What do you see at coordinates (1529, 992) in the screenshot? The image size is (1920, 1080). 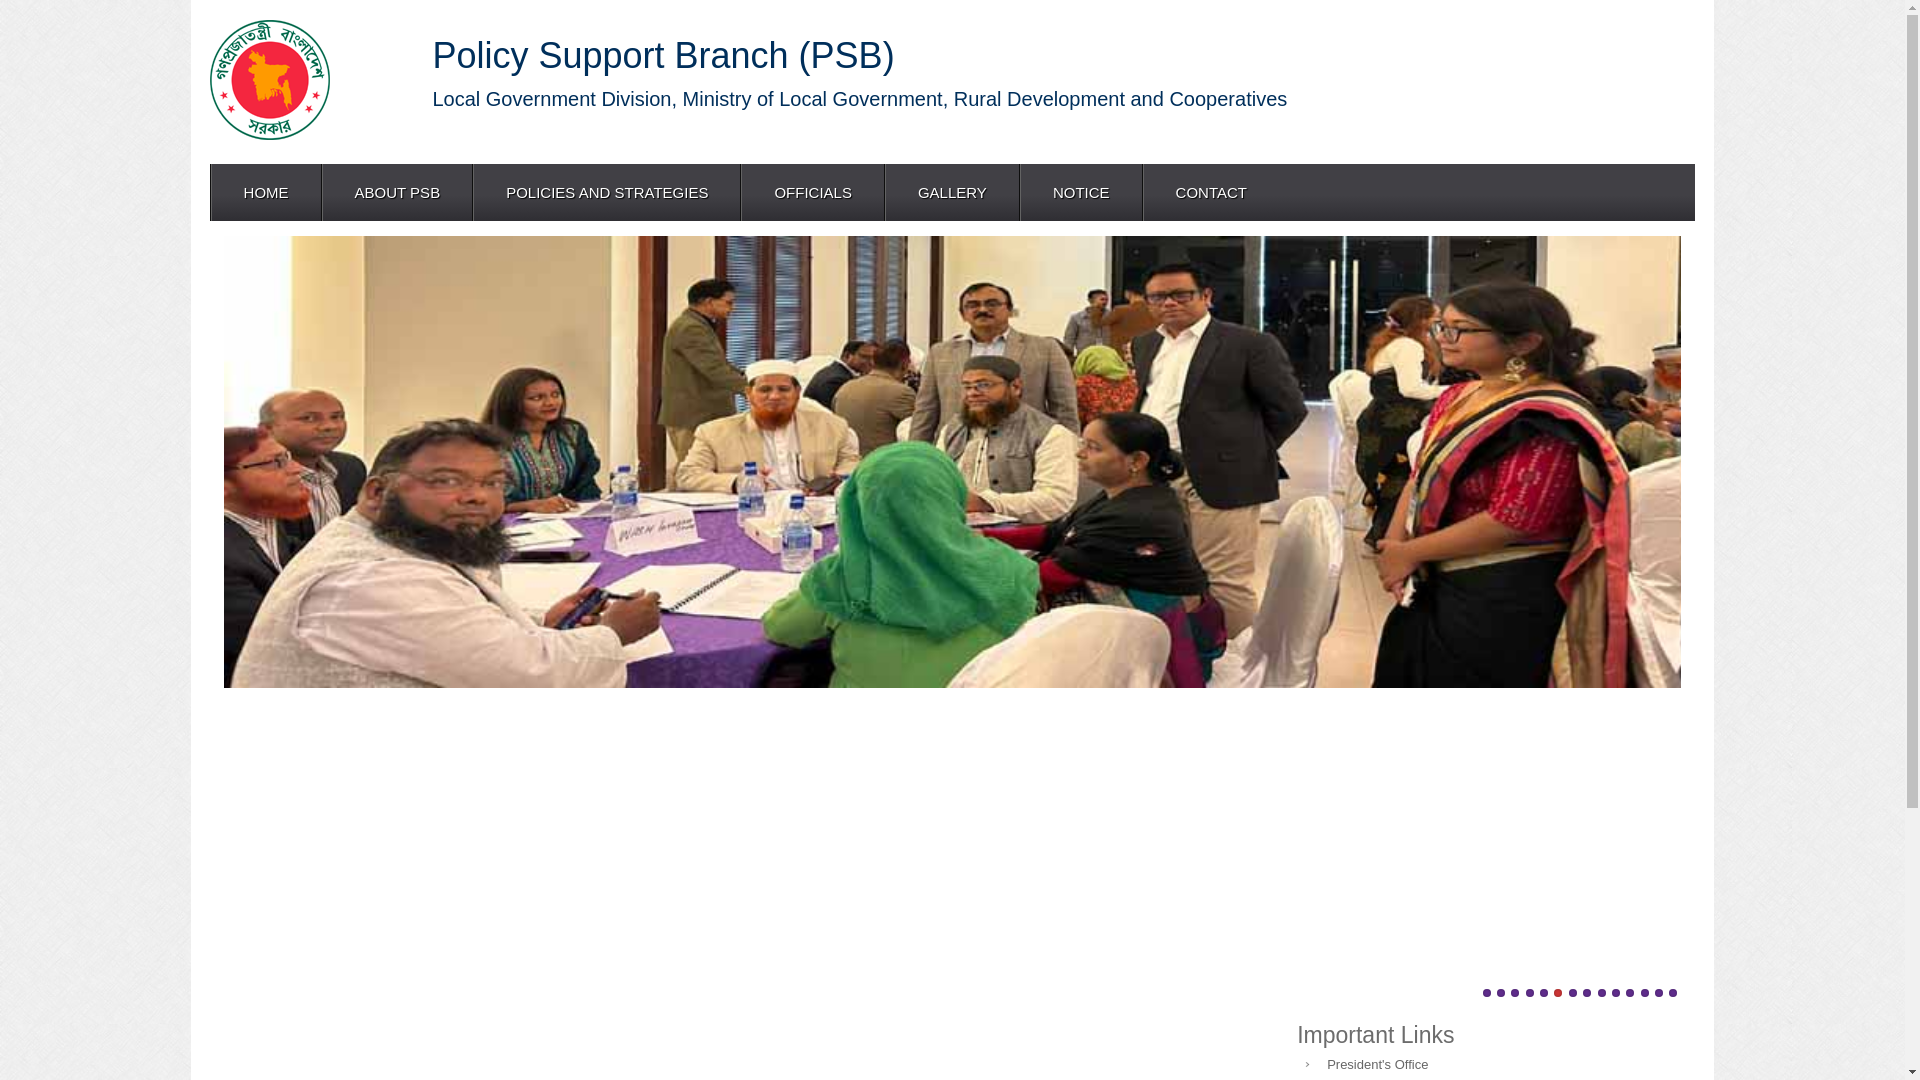 I see `'4'` at bounding box center [1529, 992].